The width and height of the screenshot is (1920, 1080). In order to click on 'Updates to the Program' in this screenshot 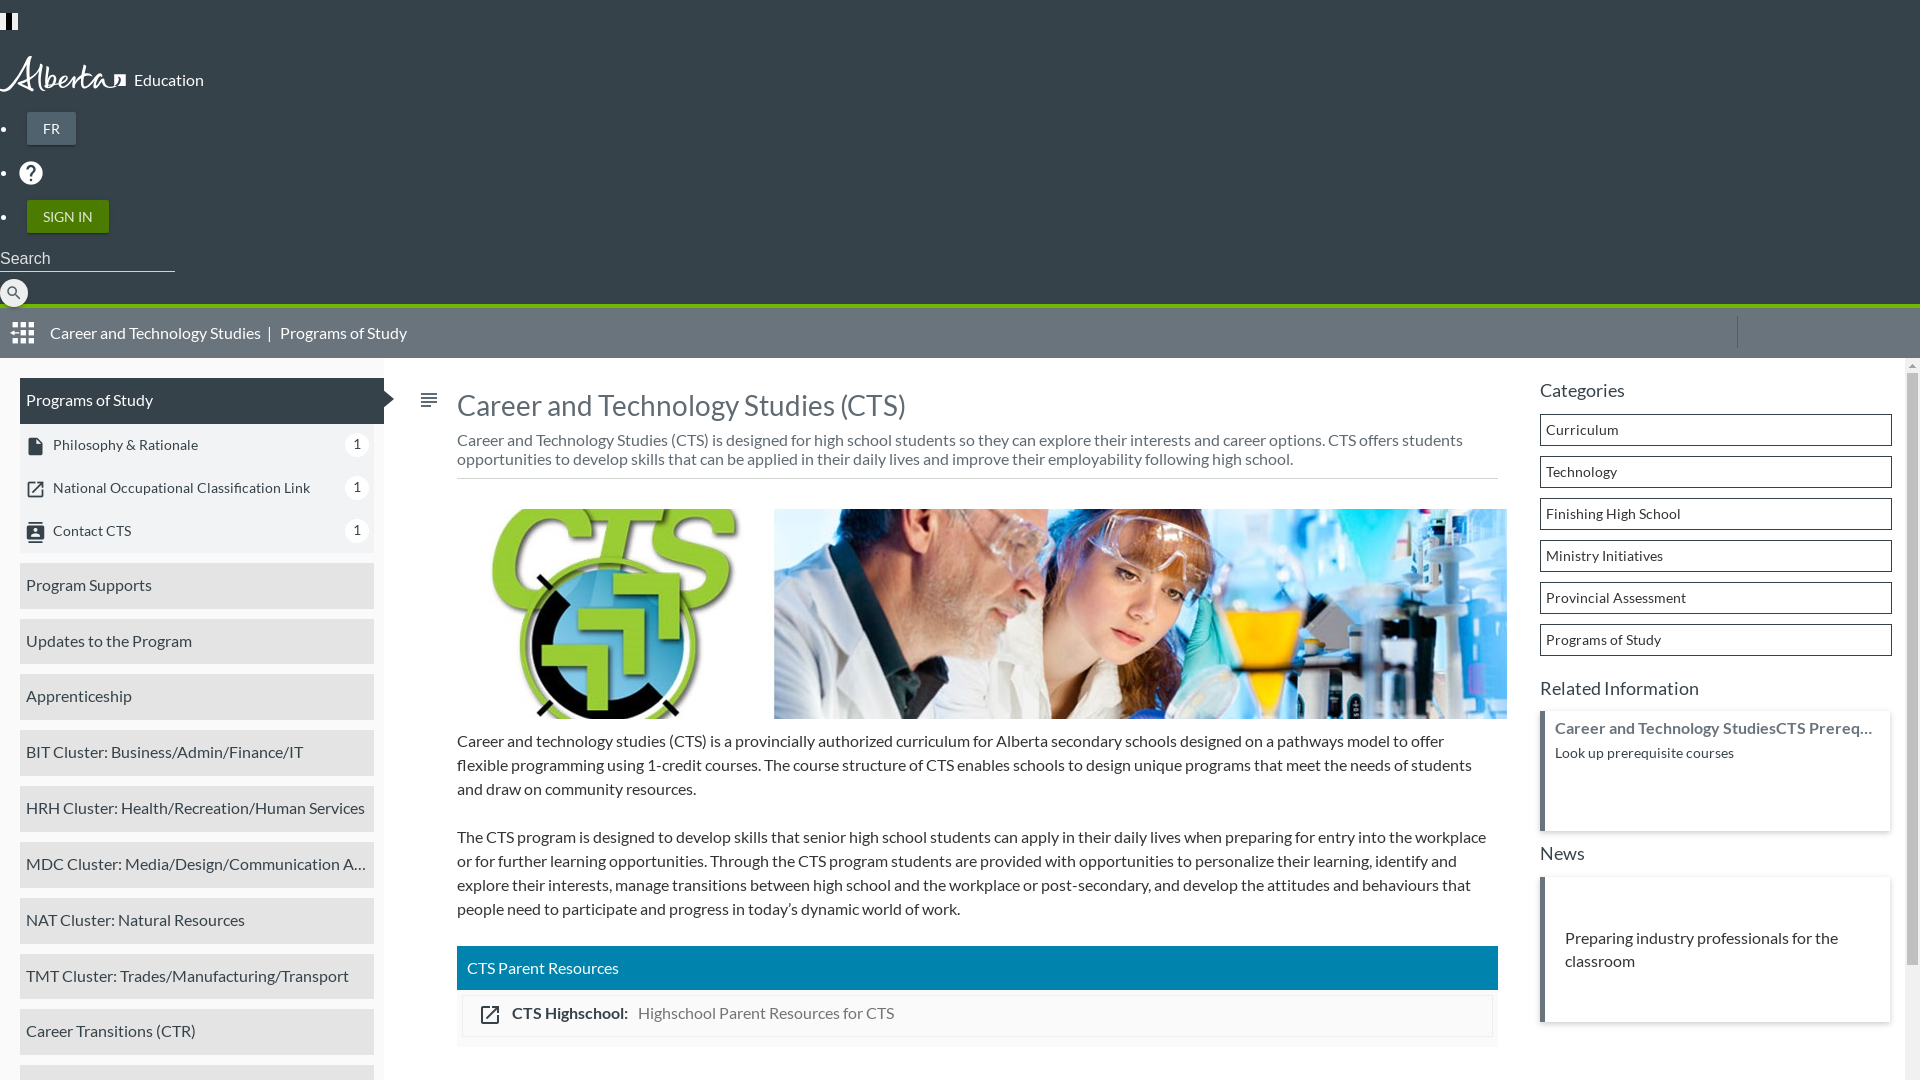, I will do `click(196, 640)`.